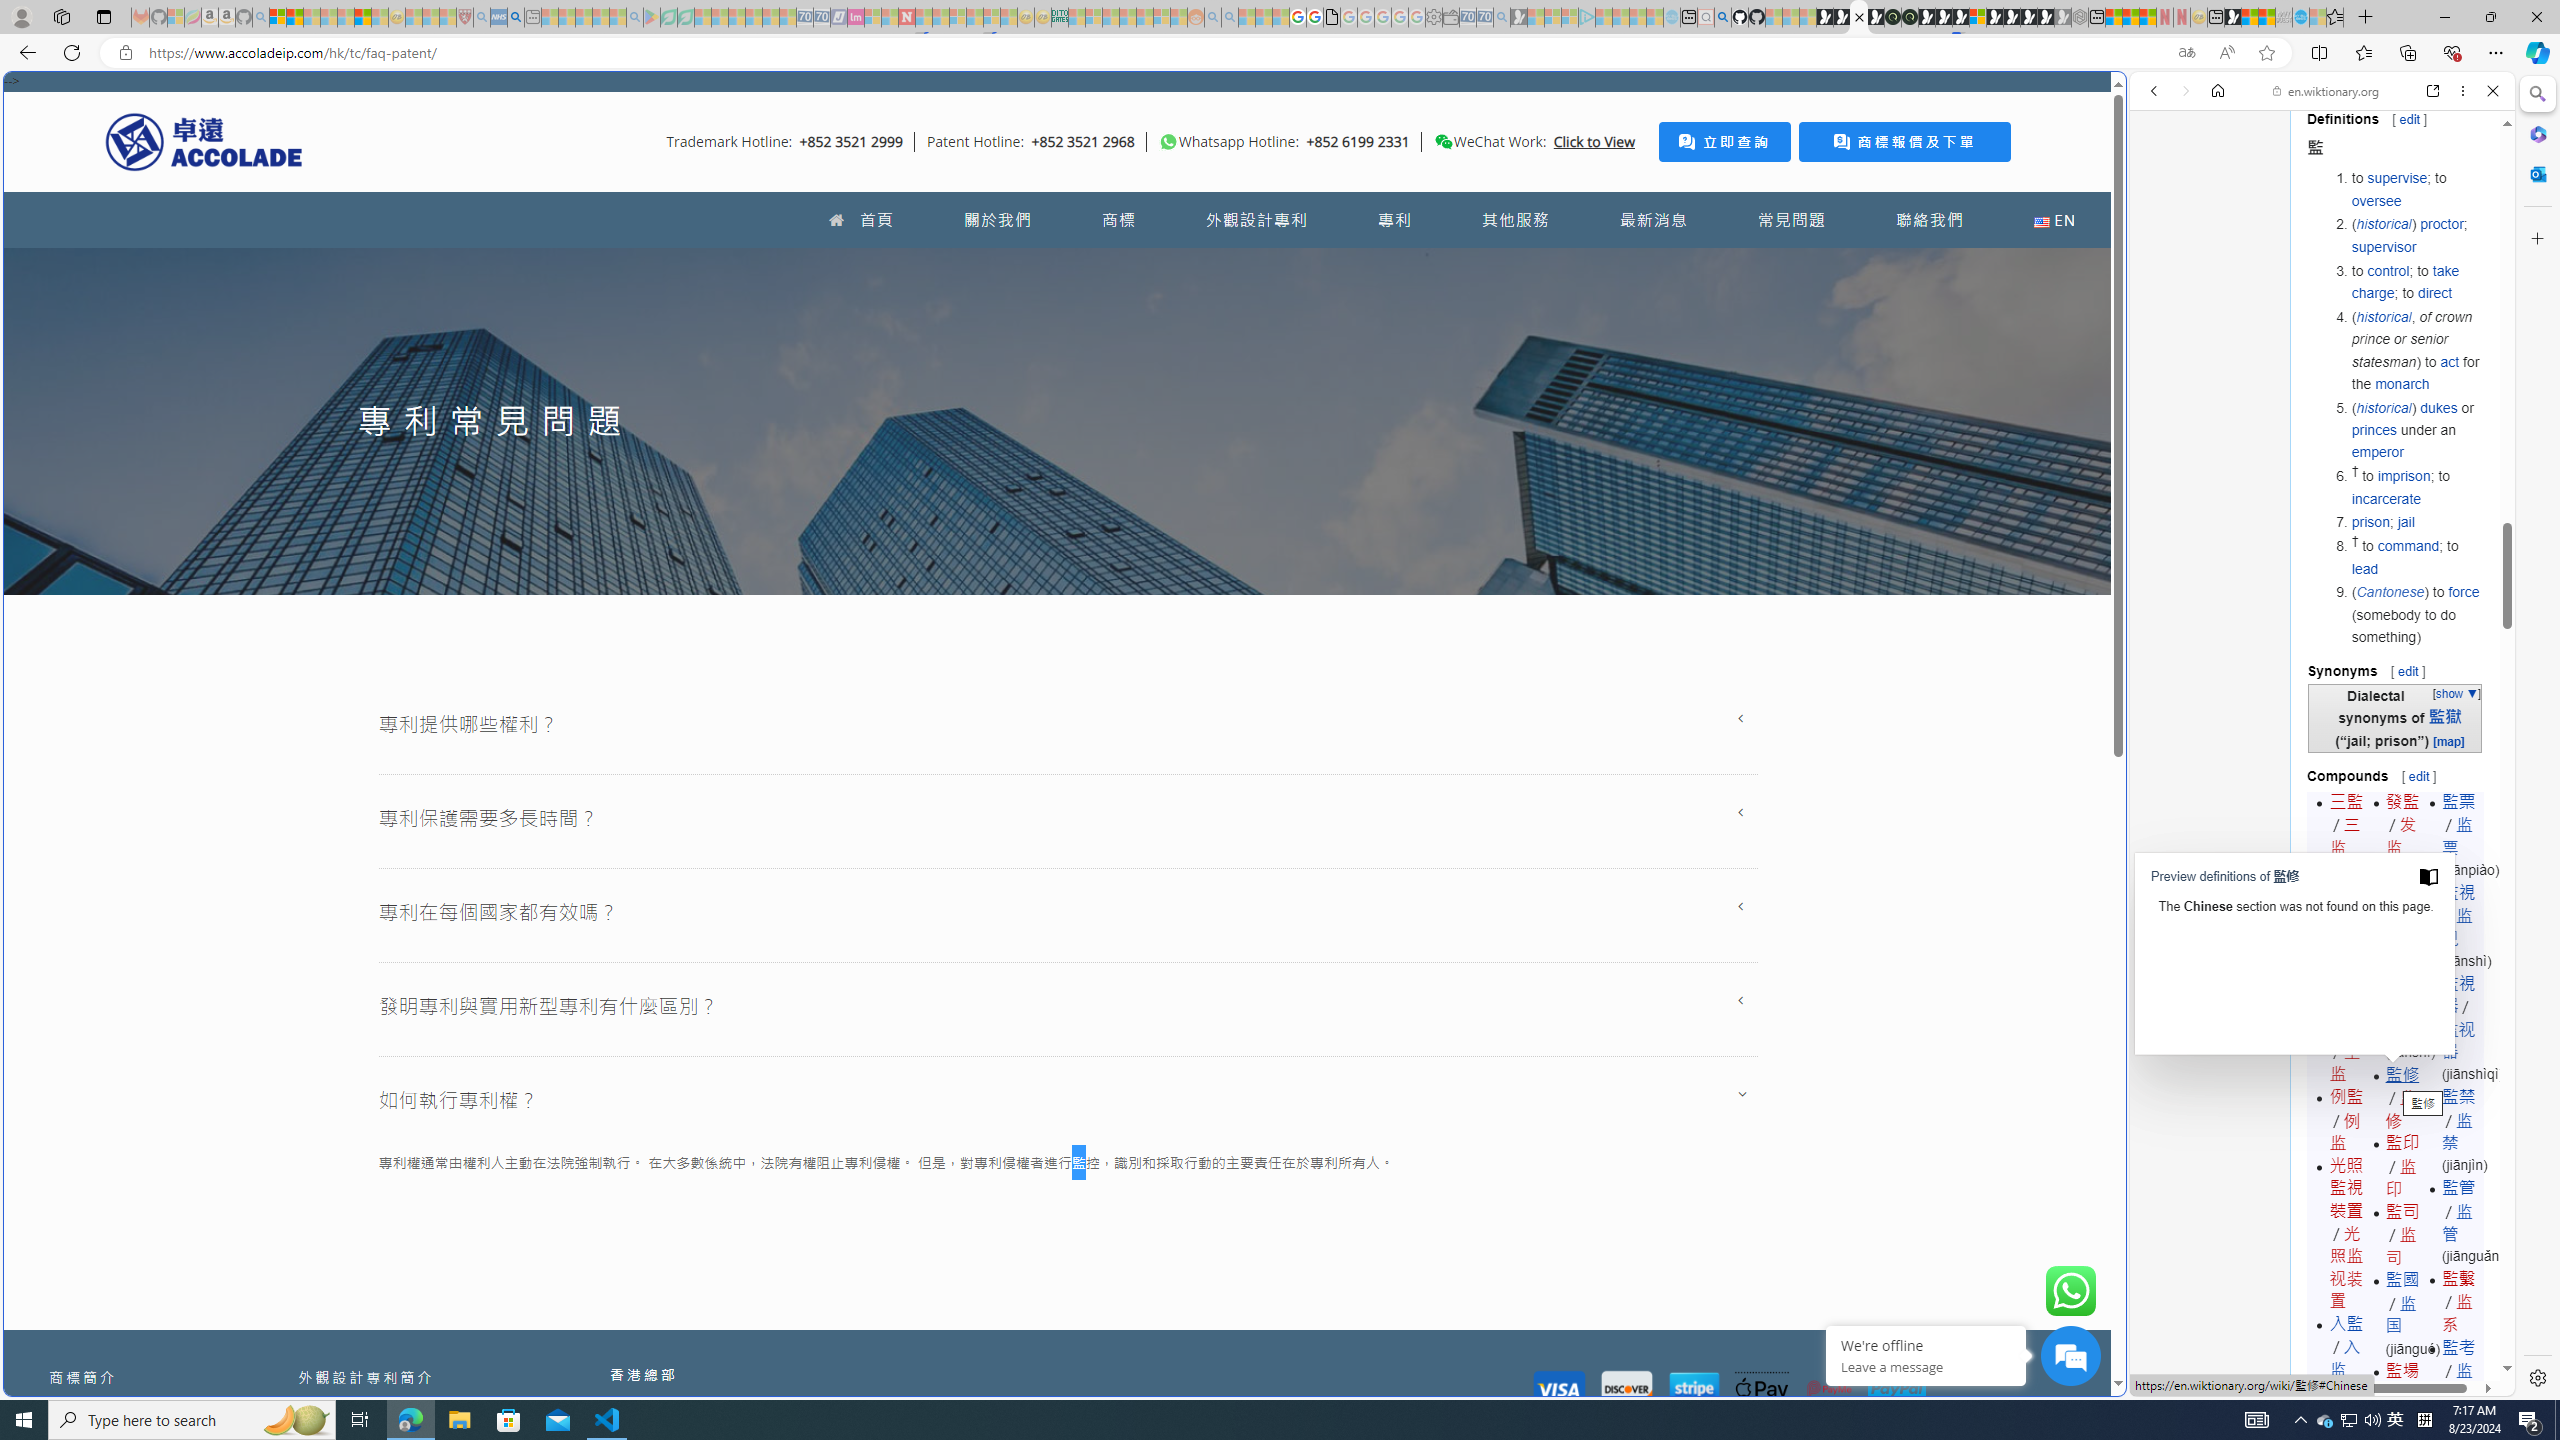 The width and height of the screenshot is (2560, 1440). Describe the element at coordinates (2011, 16) in the screenshot. I see `'Play Free Online Games | Games from Microsoft Start'` at that location.